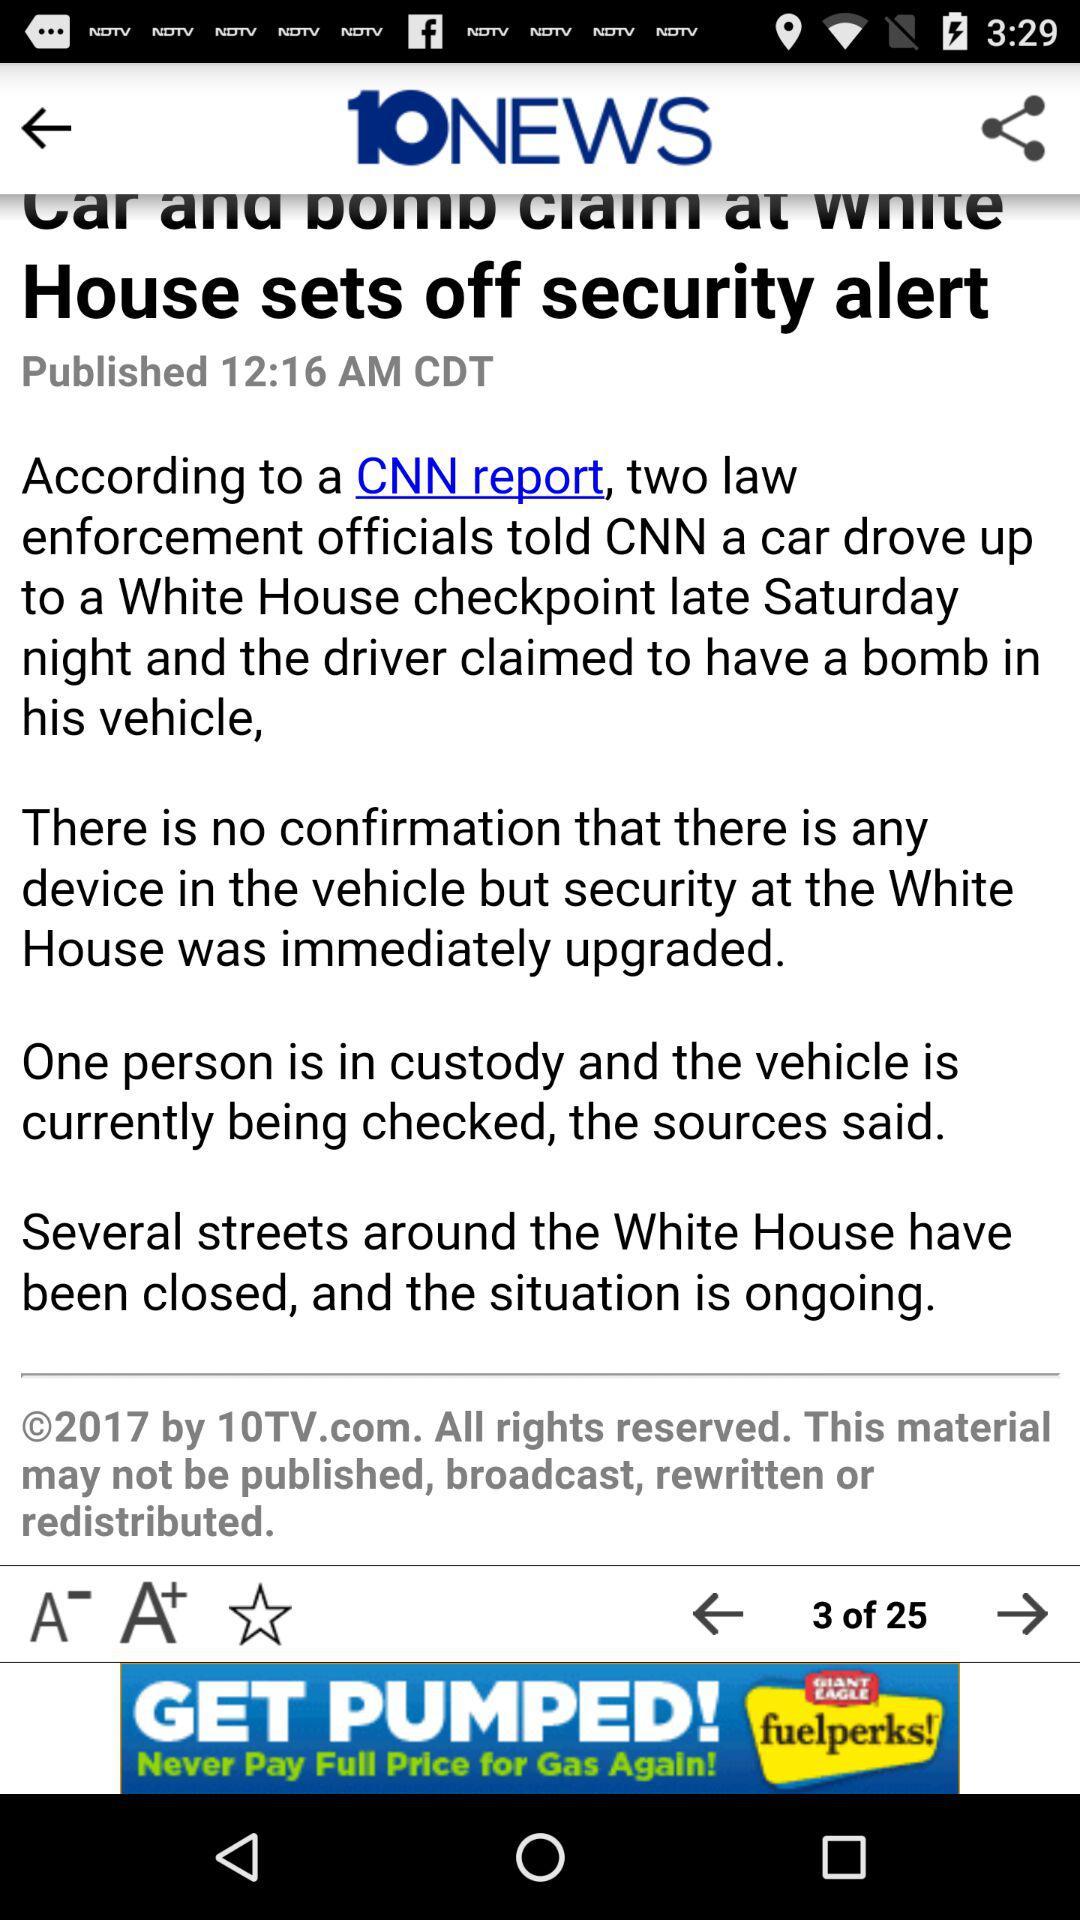 This screenshot has width=1080, height=1920. What do you see at coordinates (1022, 1613) in the screenshot?
I see `the next article` at bounding box center [1022, 1613].